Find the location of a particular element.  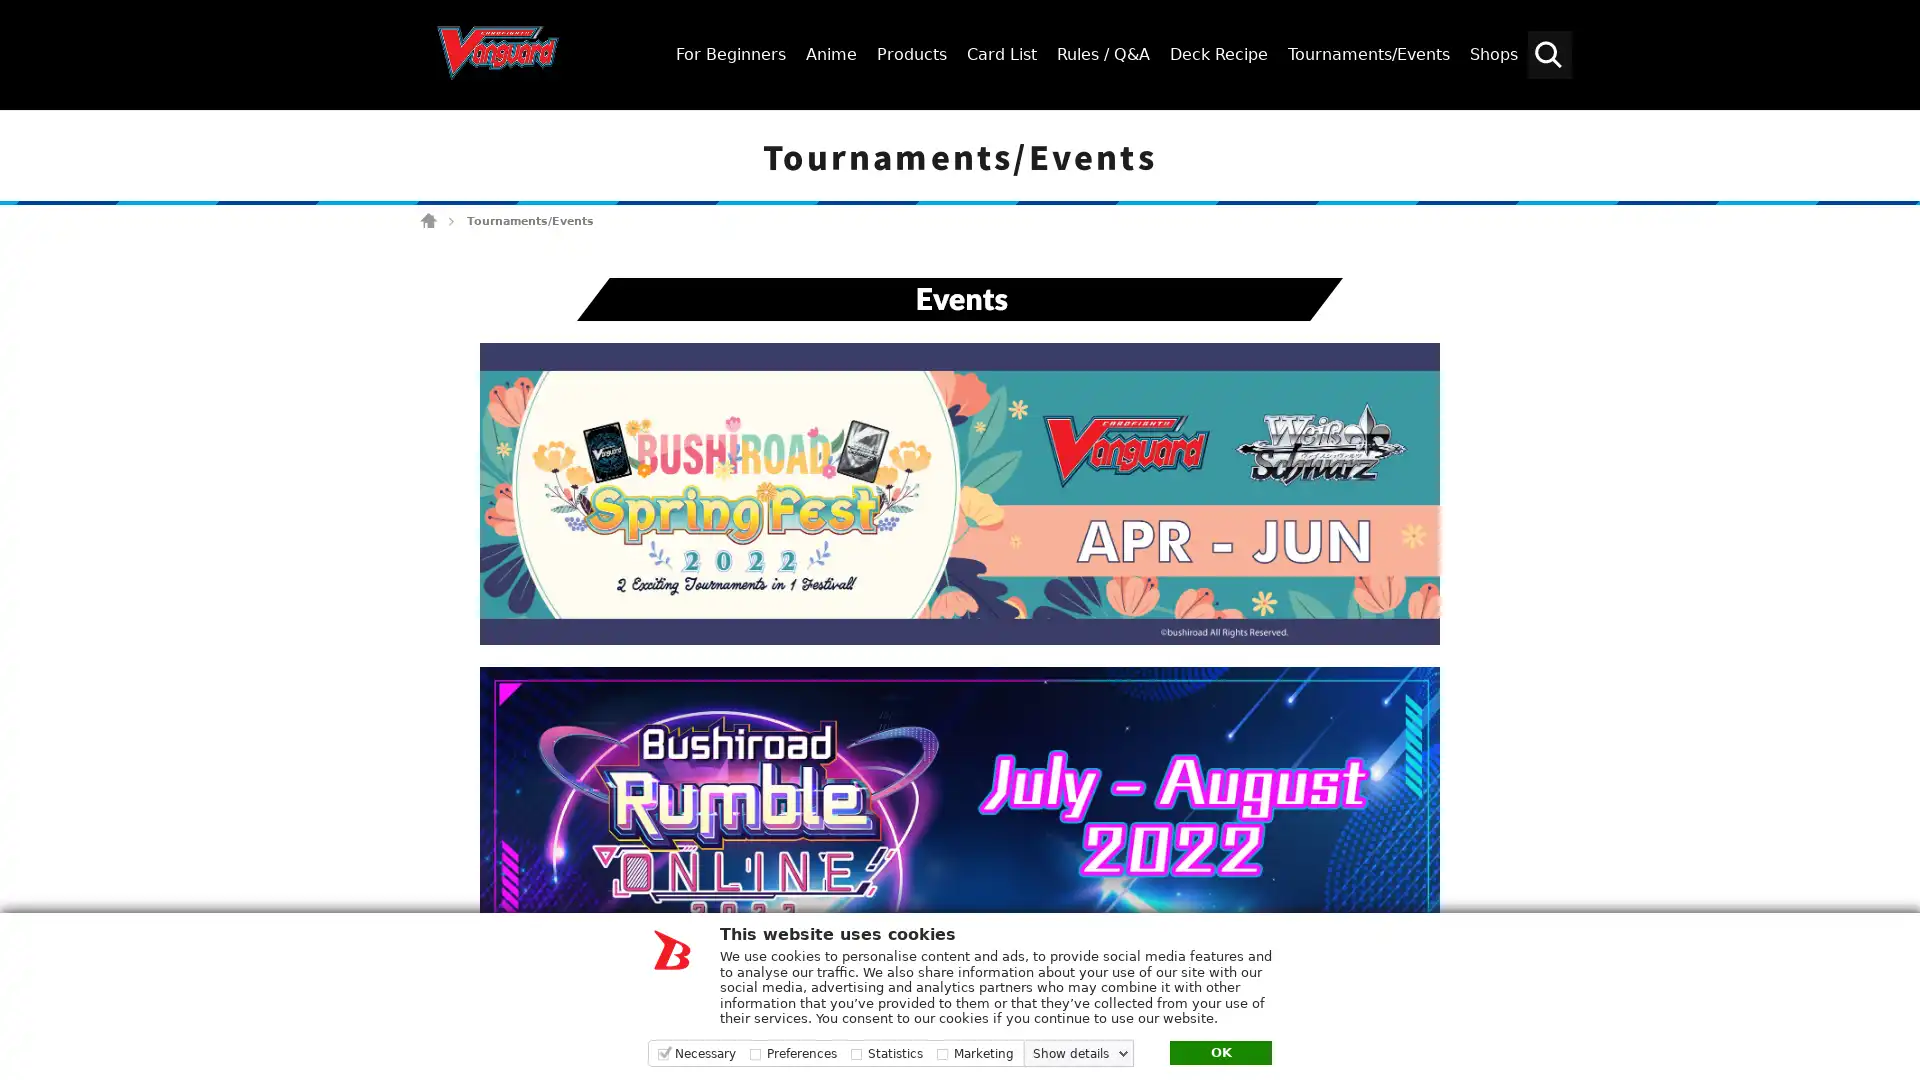

Search is located at coordinates (1895, 127).